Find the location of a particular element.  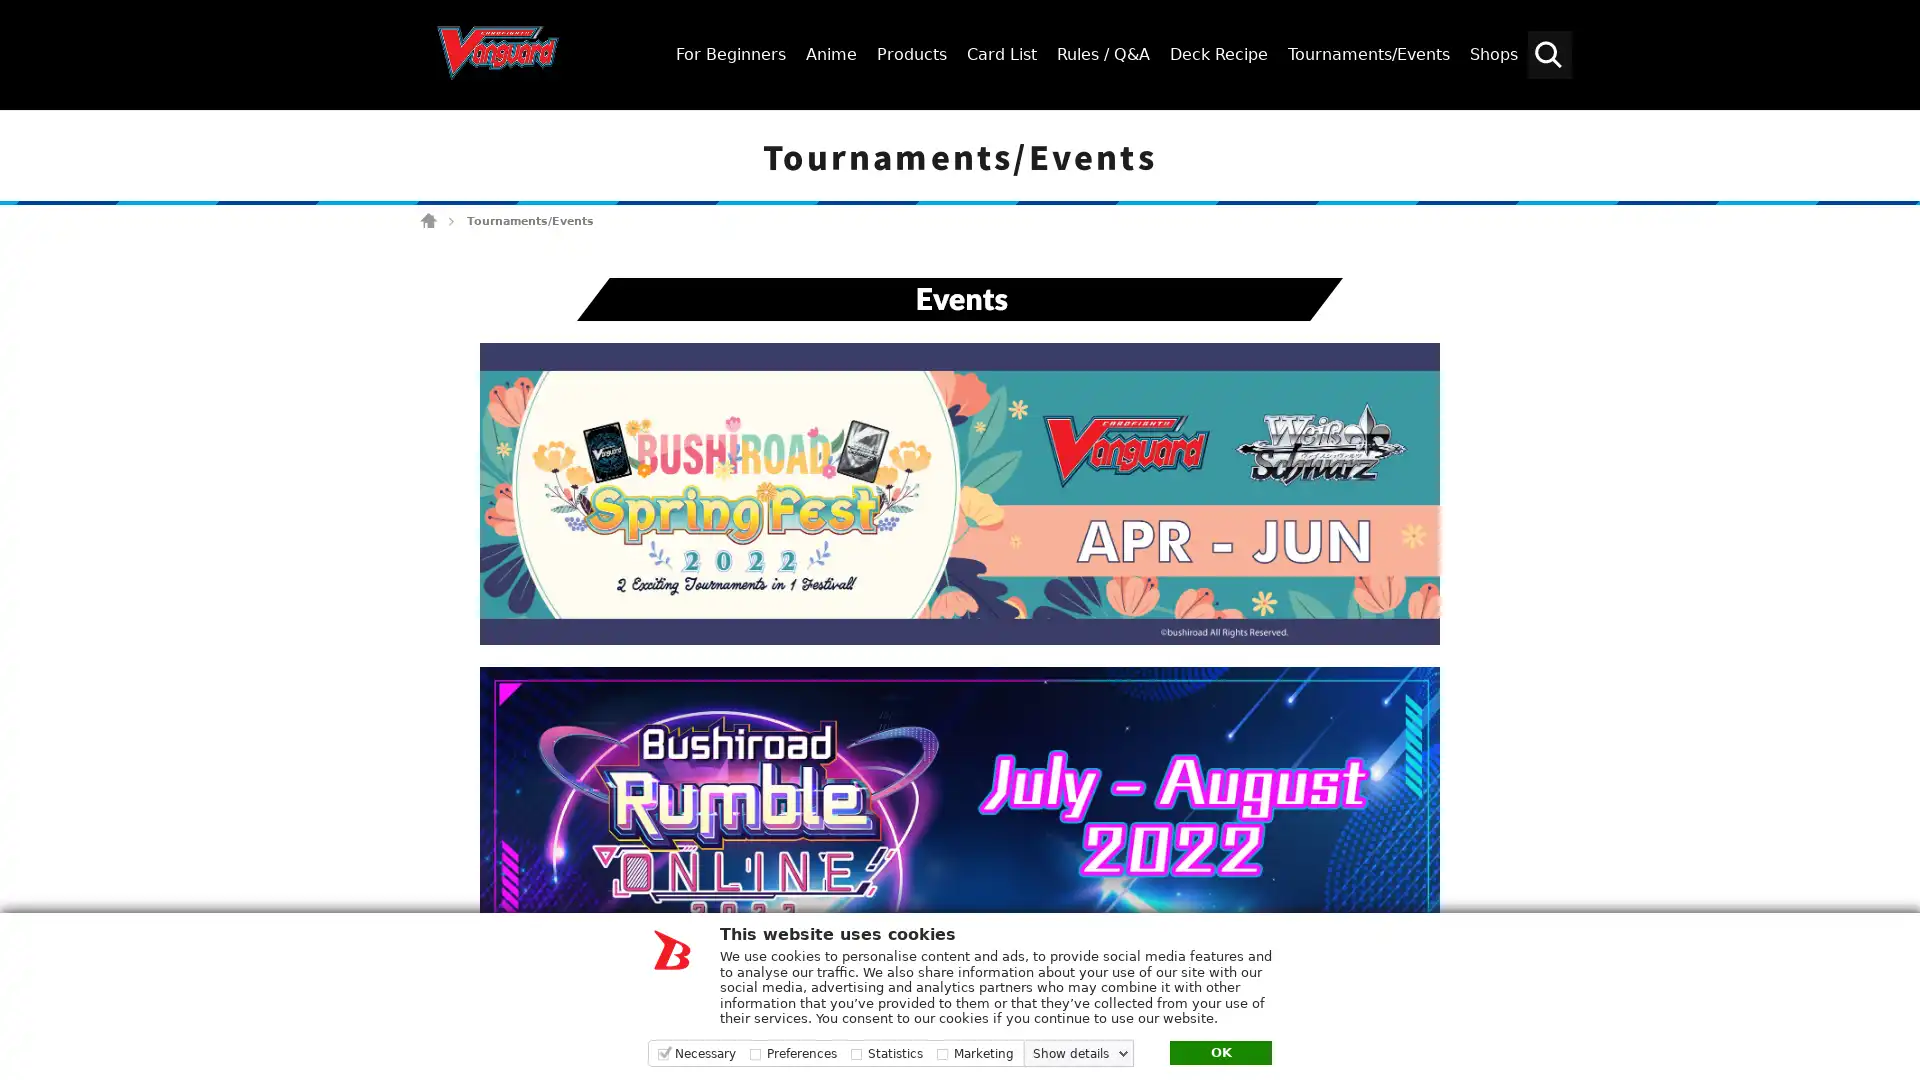

Search is located at coordinates (1895, 127).